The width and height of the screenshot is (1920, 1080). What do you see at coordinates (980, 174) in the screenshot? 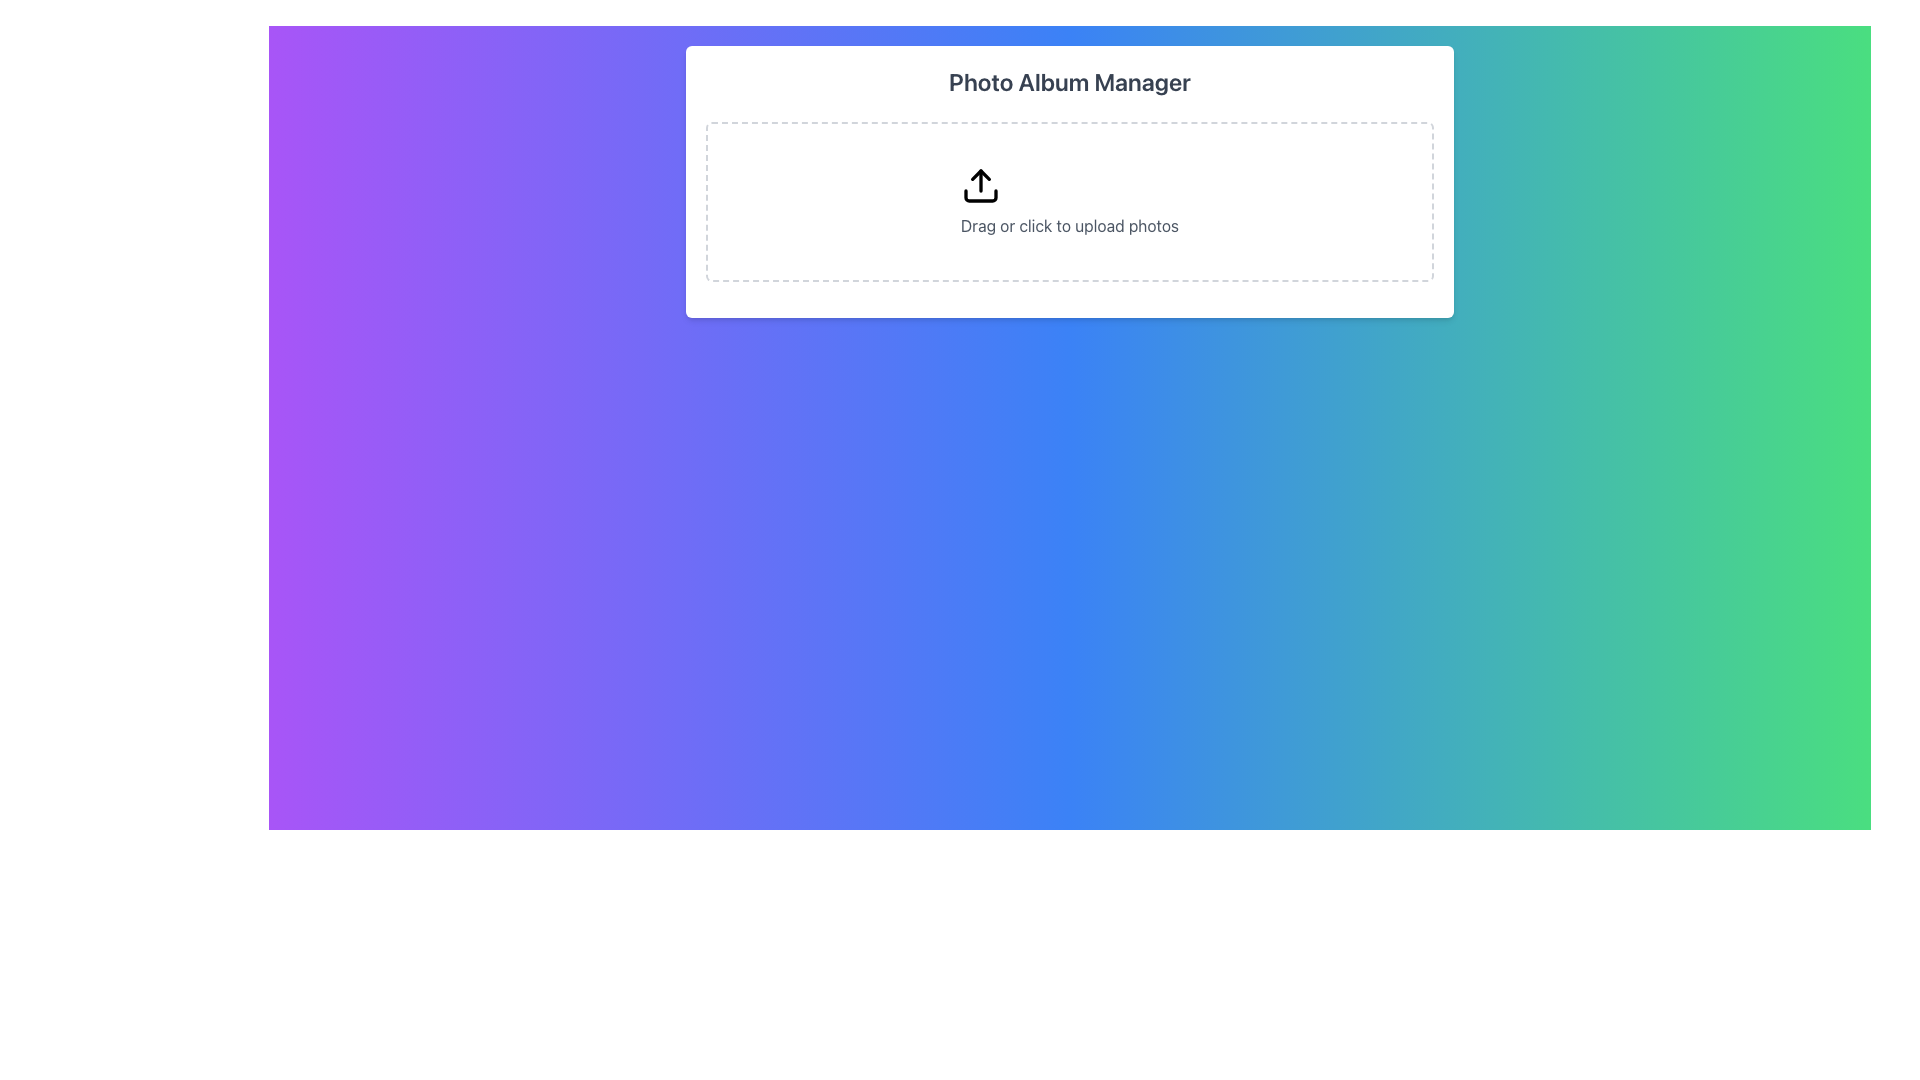
I see `the top part of the upload icon, which is part of a dashed rectangle below the 'Photo Album Manager' heading` at bounding box center [980, 174].